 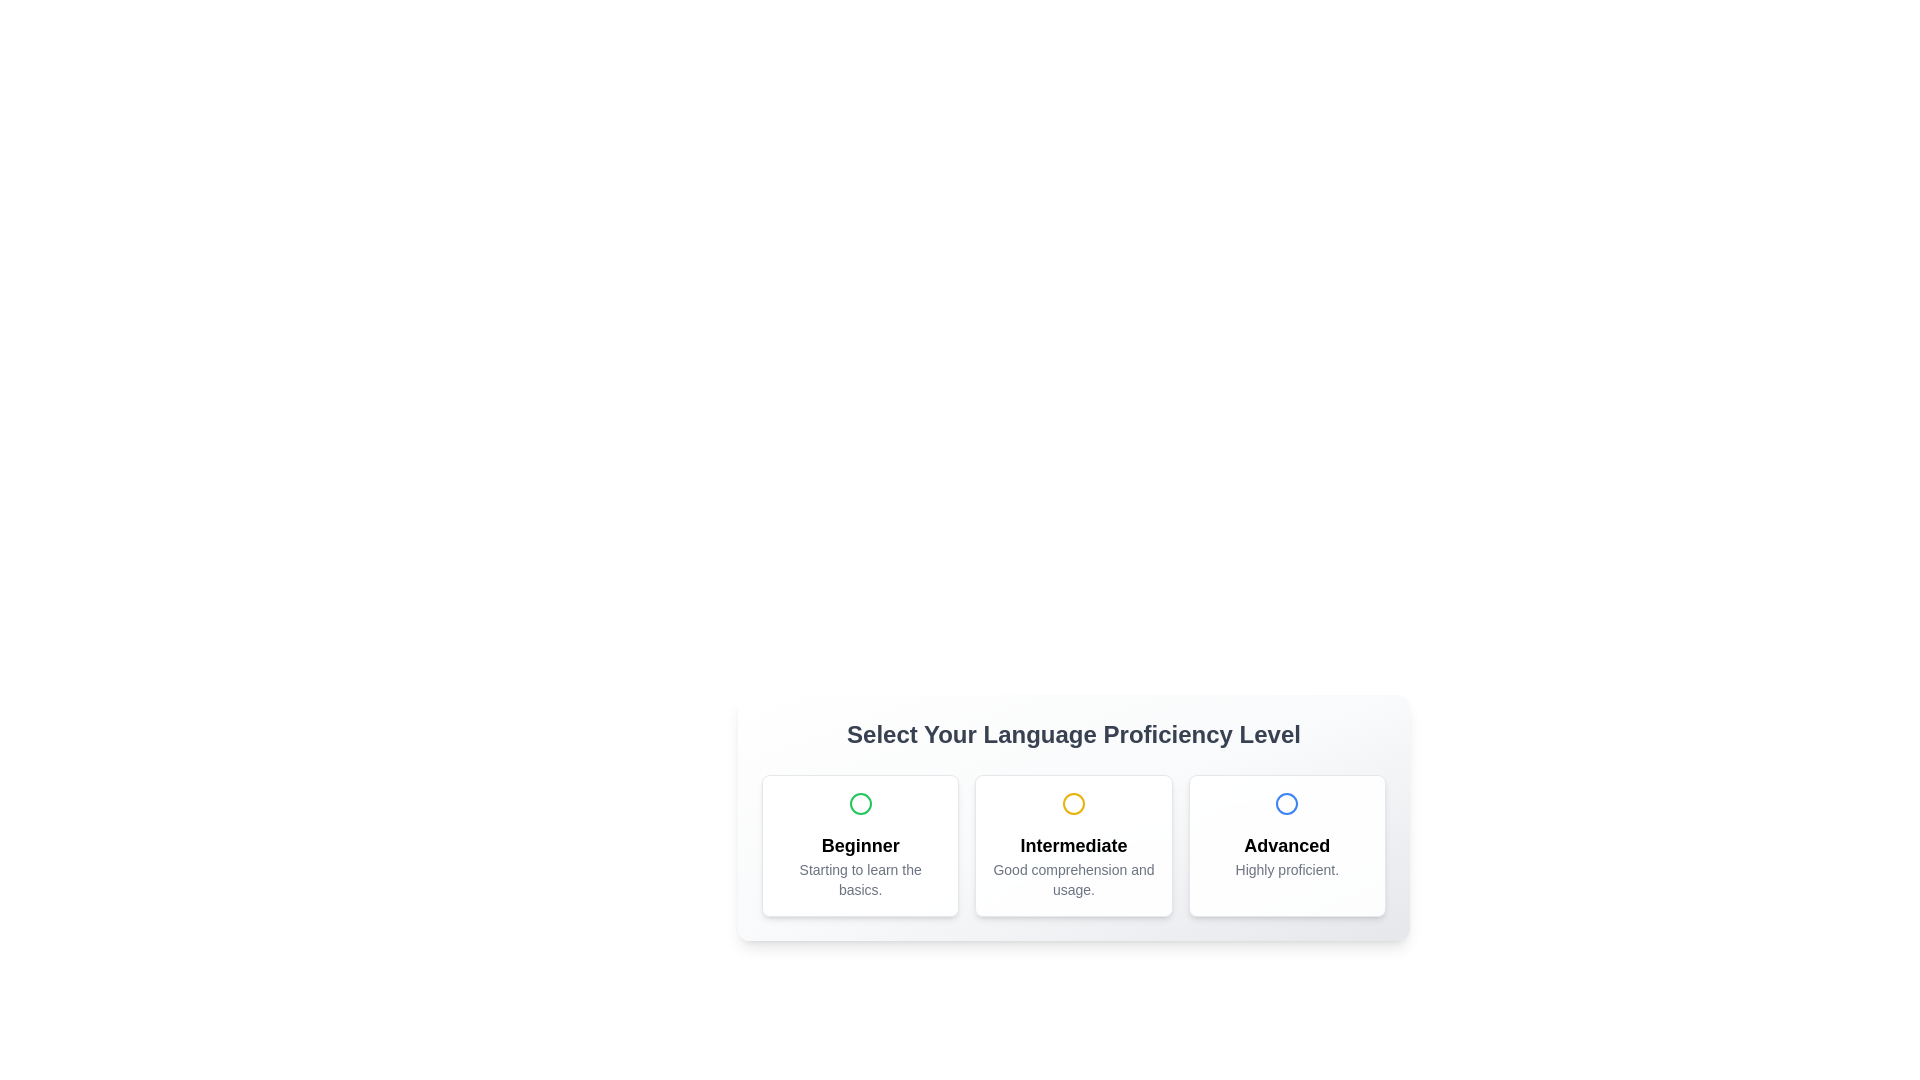 I want to click on the language proficiency level card located centrally in the grid layout below the heading 'Select Your Language Proficiency Level.', so click(x=1073, y=845).